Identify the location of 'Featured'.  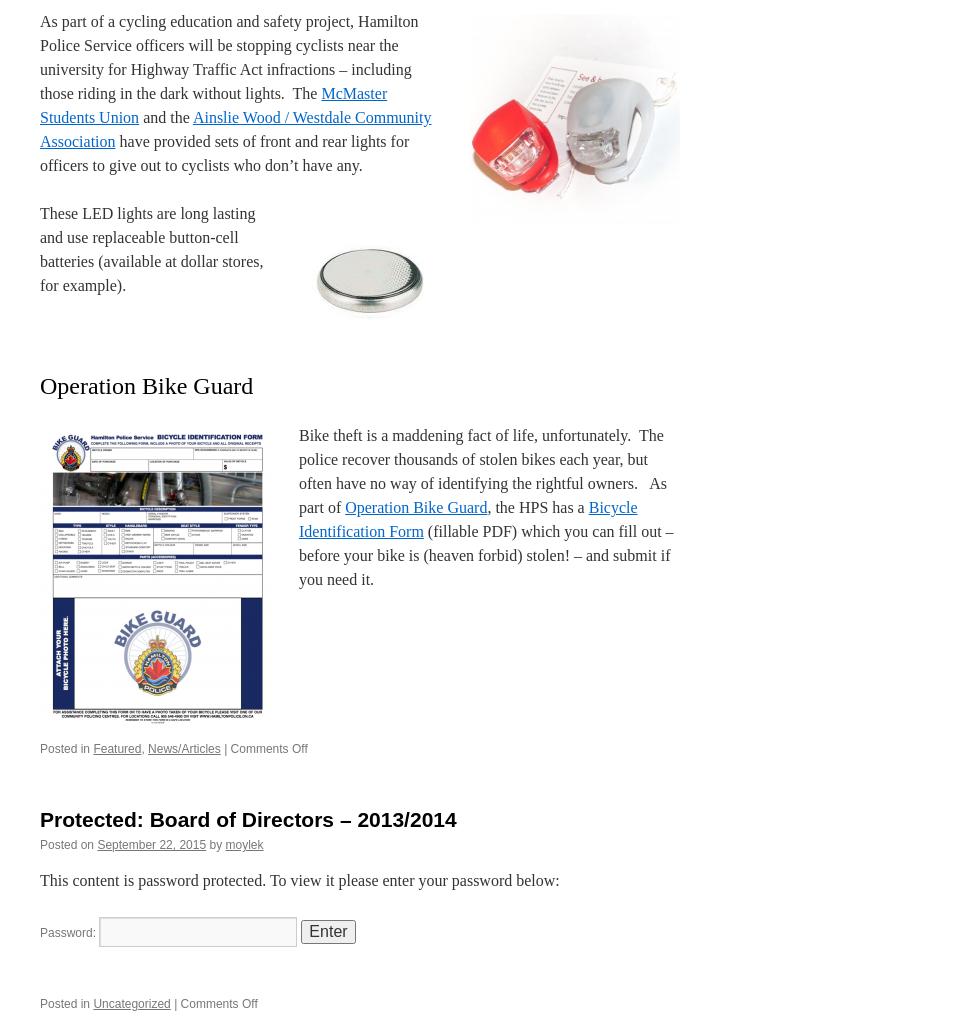
(117, 747).